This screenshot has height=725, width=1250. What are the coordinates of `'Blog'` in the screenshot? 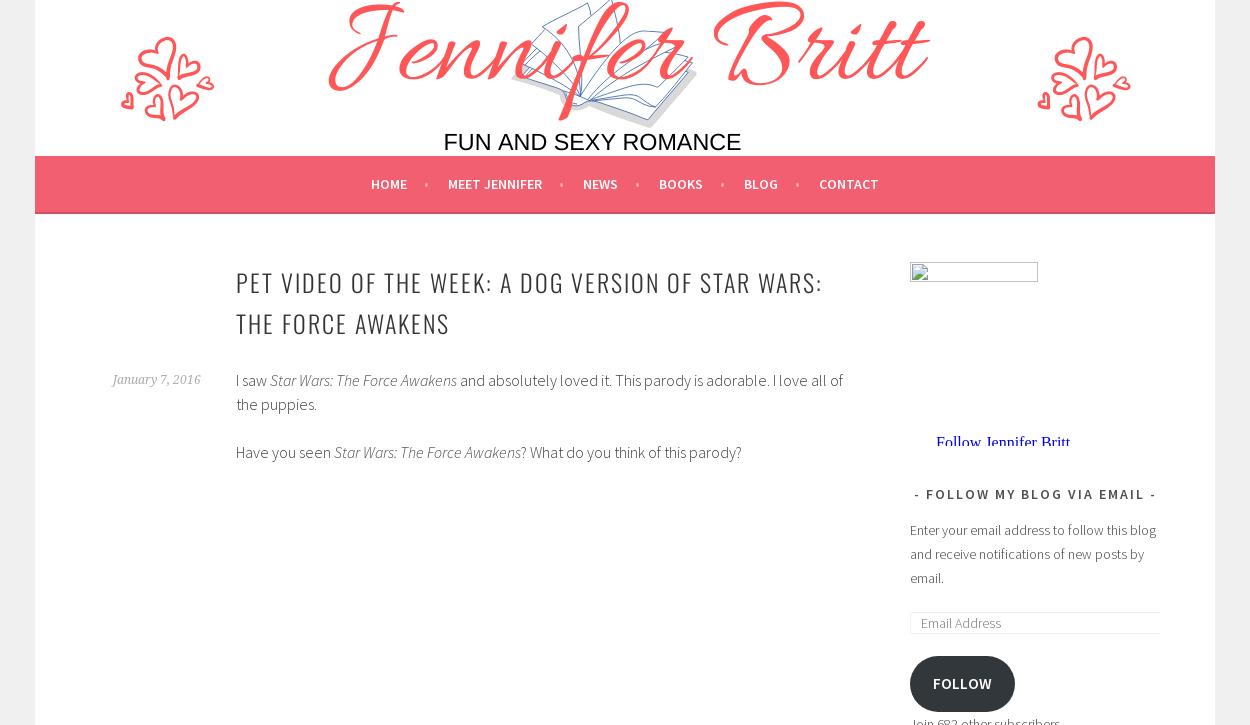 It's located at (761, 183).